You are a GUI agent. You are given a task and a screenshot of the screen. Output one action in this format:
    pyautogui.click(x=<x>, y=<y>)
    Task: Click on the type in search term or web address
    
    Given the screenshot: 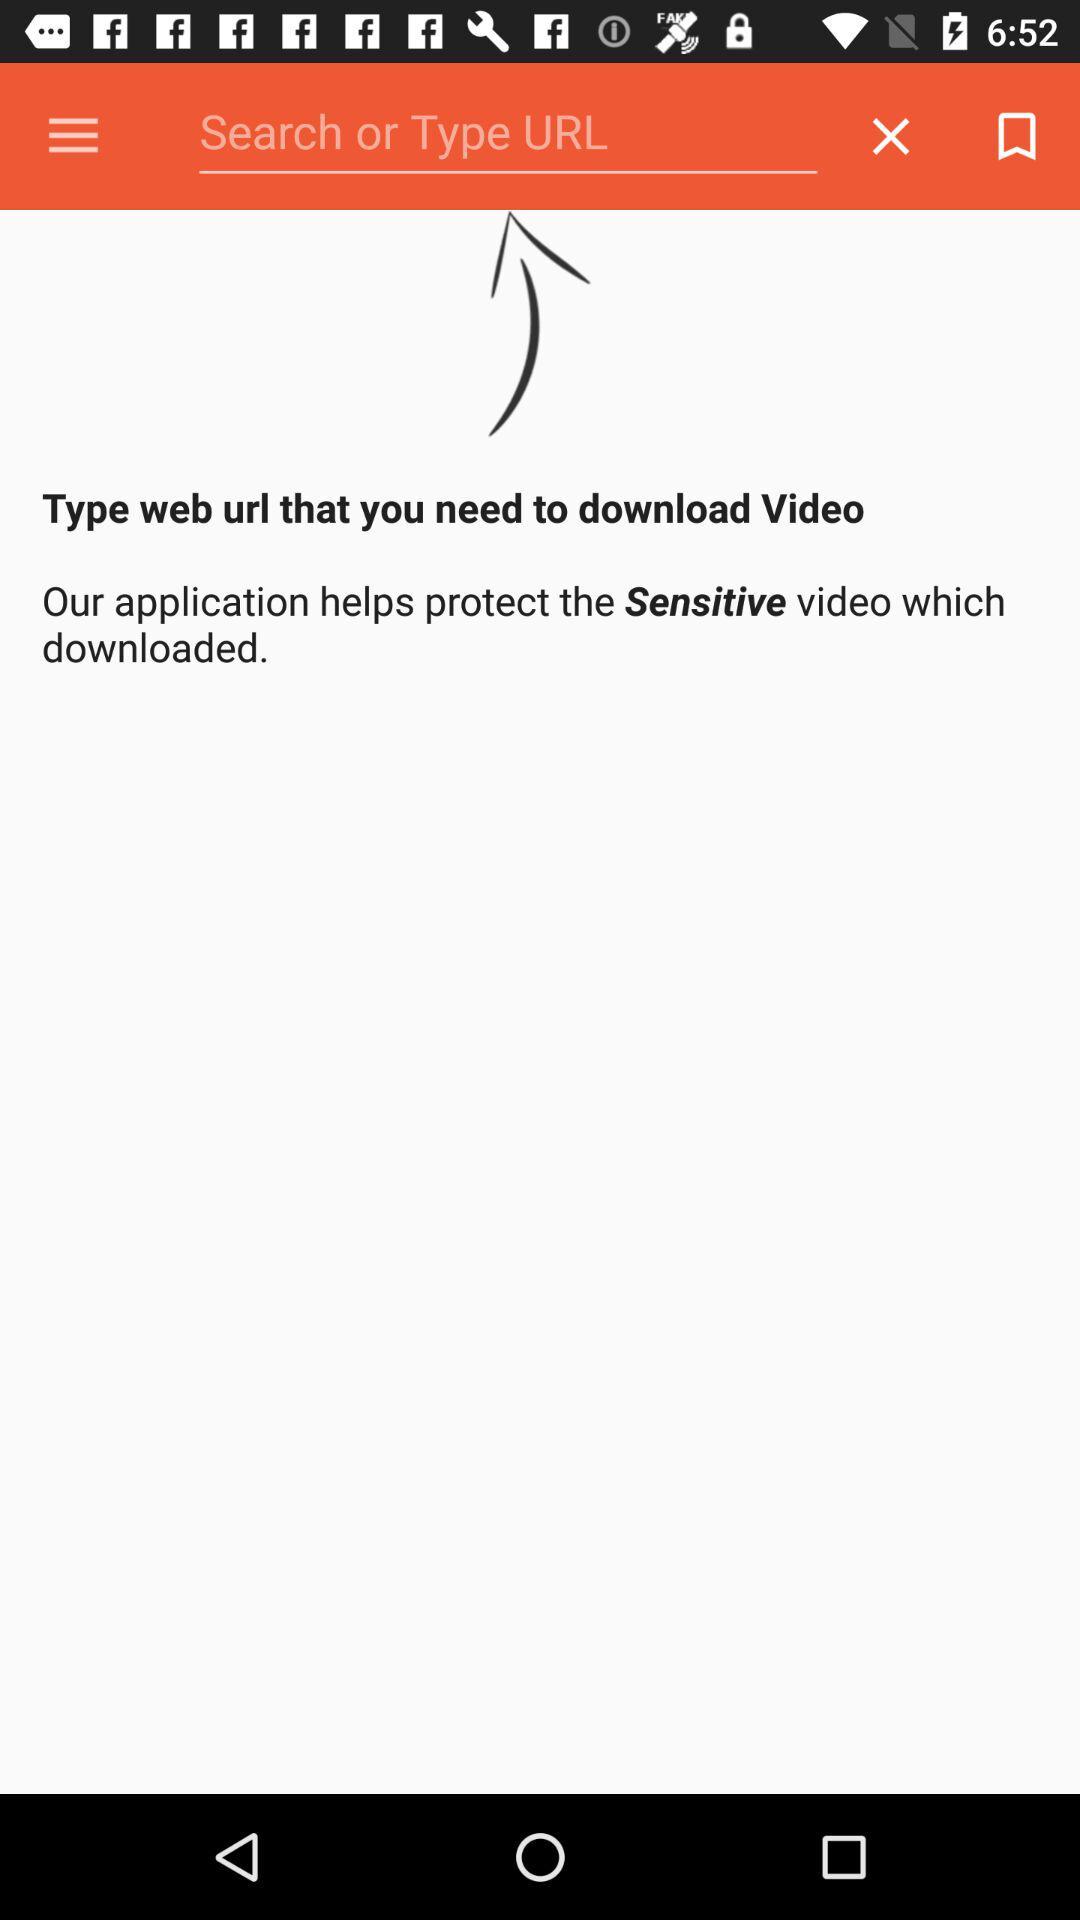 What is the action you would take?
    pyautogui.click(x=507, y=135)
    